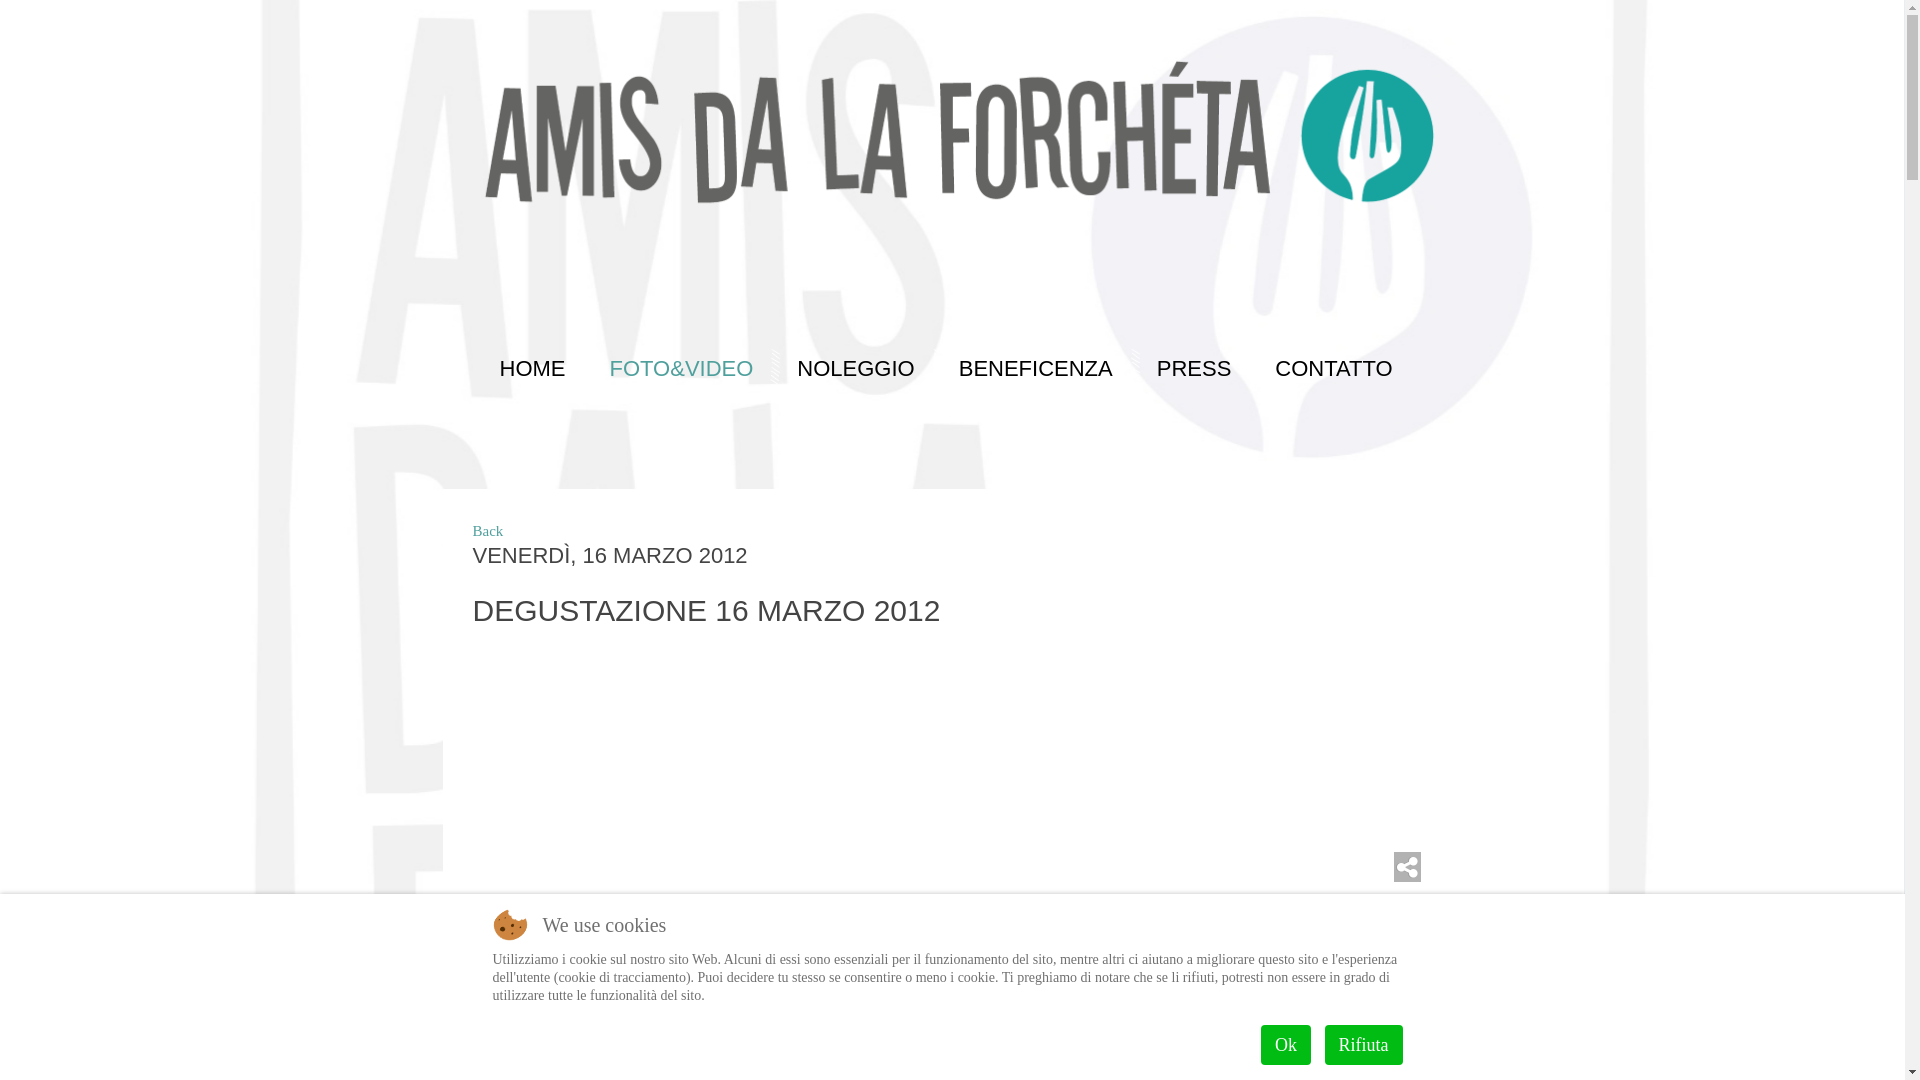 The width and height of the screenshot is (1920, 1080). What do you see at coordinates (1031, 369) in the screenshot?
I see `'BENEFICENZA'` at bounding box center [1031, 369].